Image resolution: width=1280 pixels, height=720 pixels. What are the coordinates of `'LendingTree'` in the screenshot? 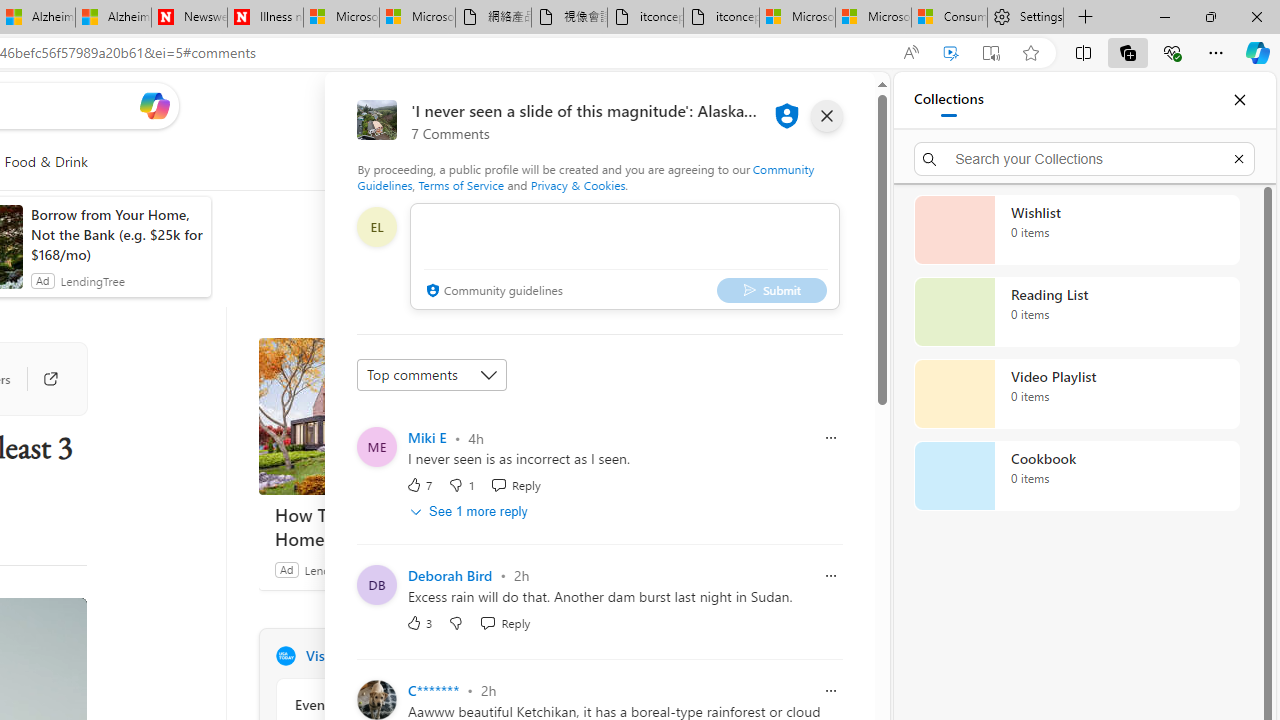 It's located at (336, 569).